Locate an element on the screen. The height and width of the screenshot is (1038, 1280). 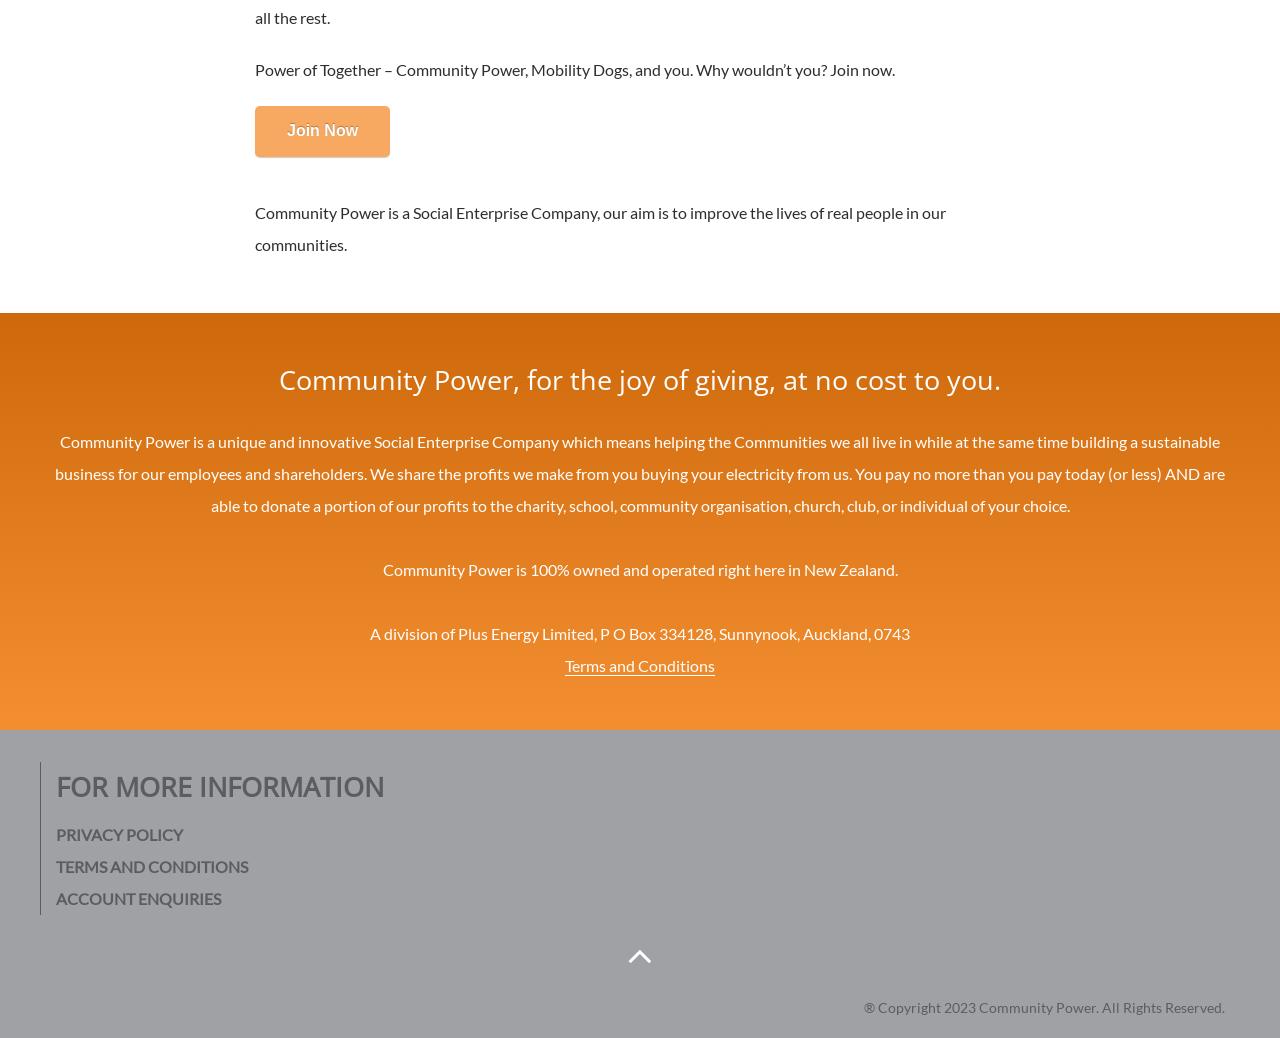
'Power of Together – Community Power, Mobility Dogs, and you. Why wouldn’t you? Join now.' is located at coordinates (573, 68).